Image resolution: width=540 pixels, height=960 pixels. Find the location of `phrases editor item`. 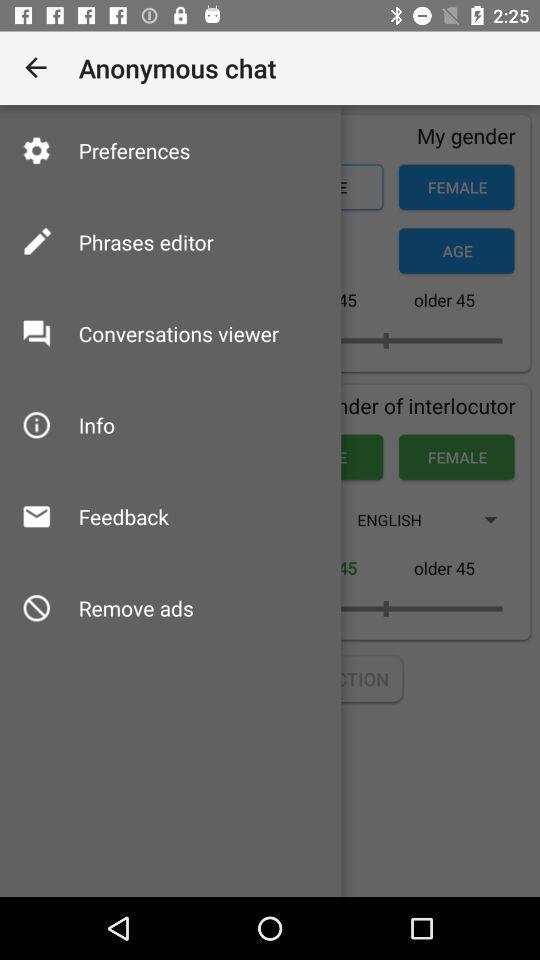

phrases editor item is located at coordinates (145, 241).